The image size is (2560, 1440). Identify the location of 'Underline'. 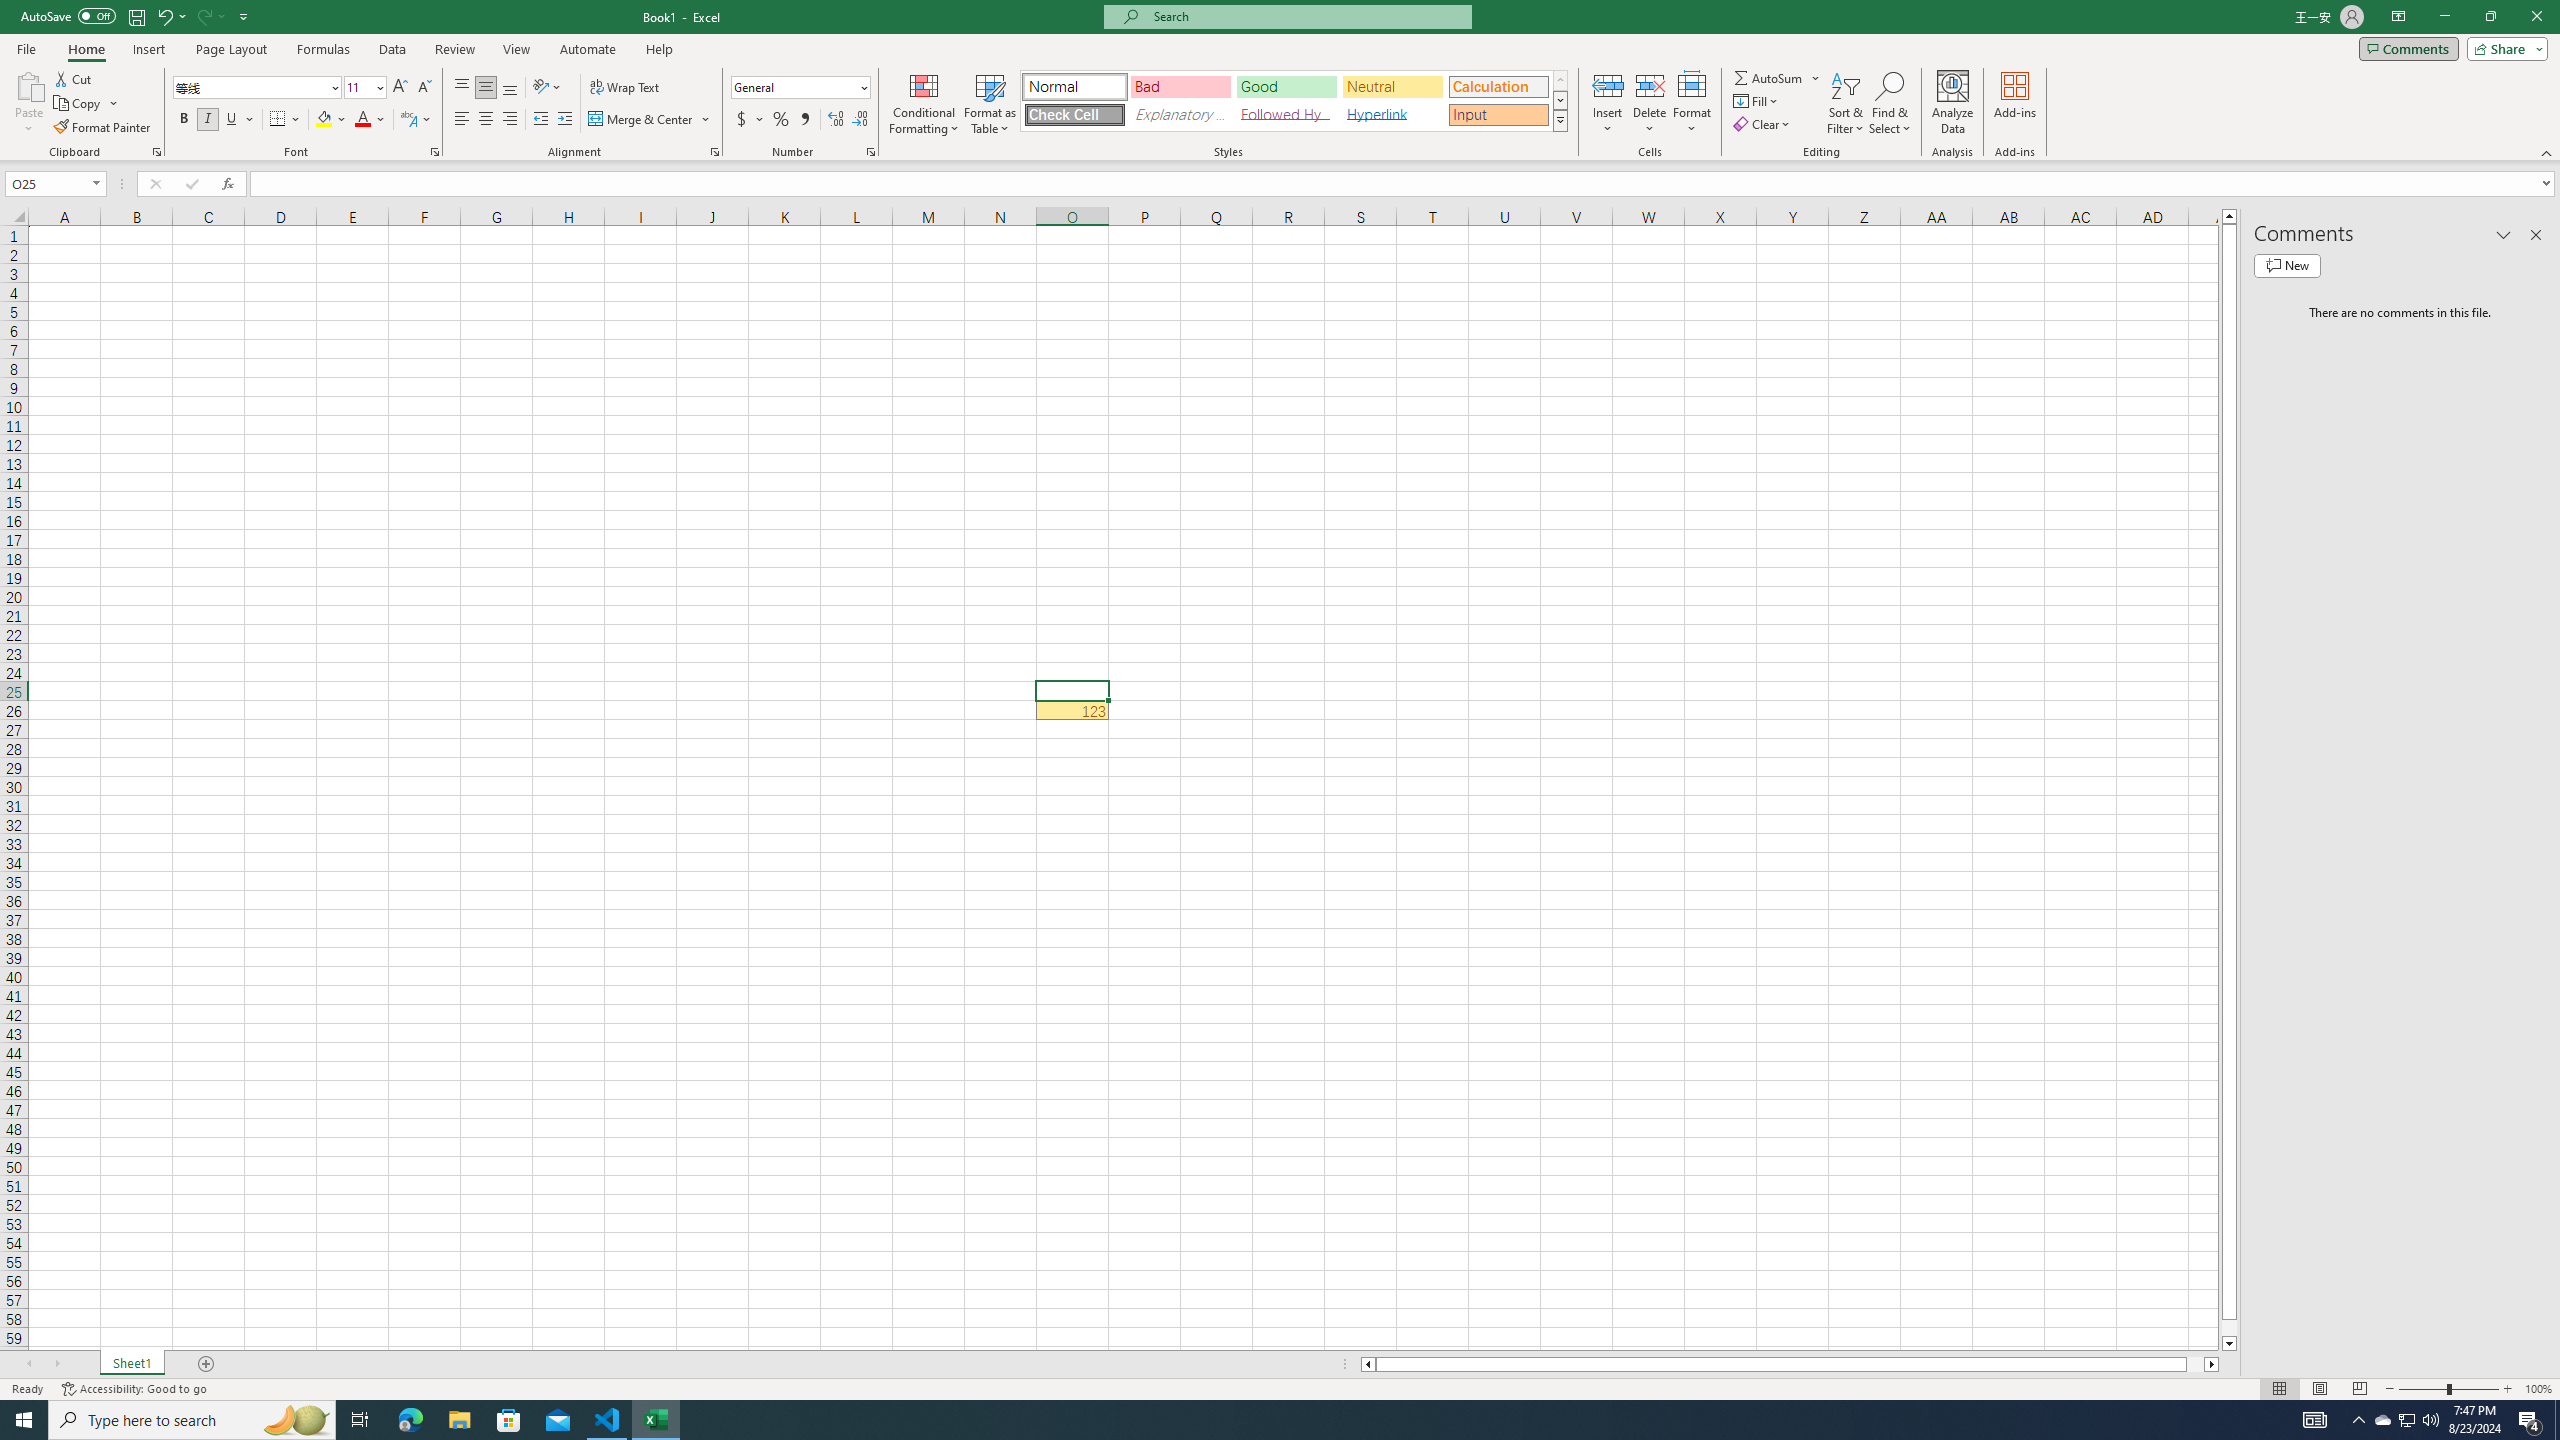
(239, 118).